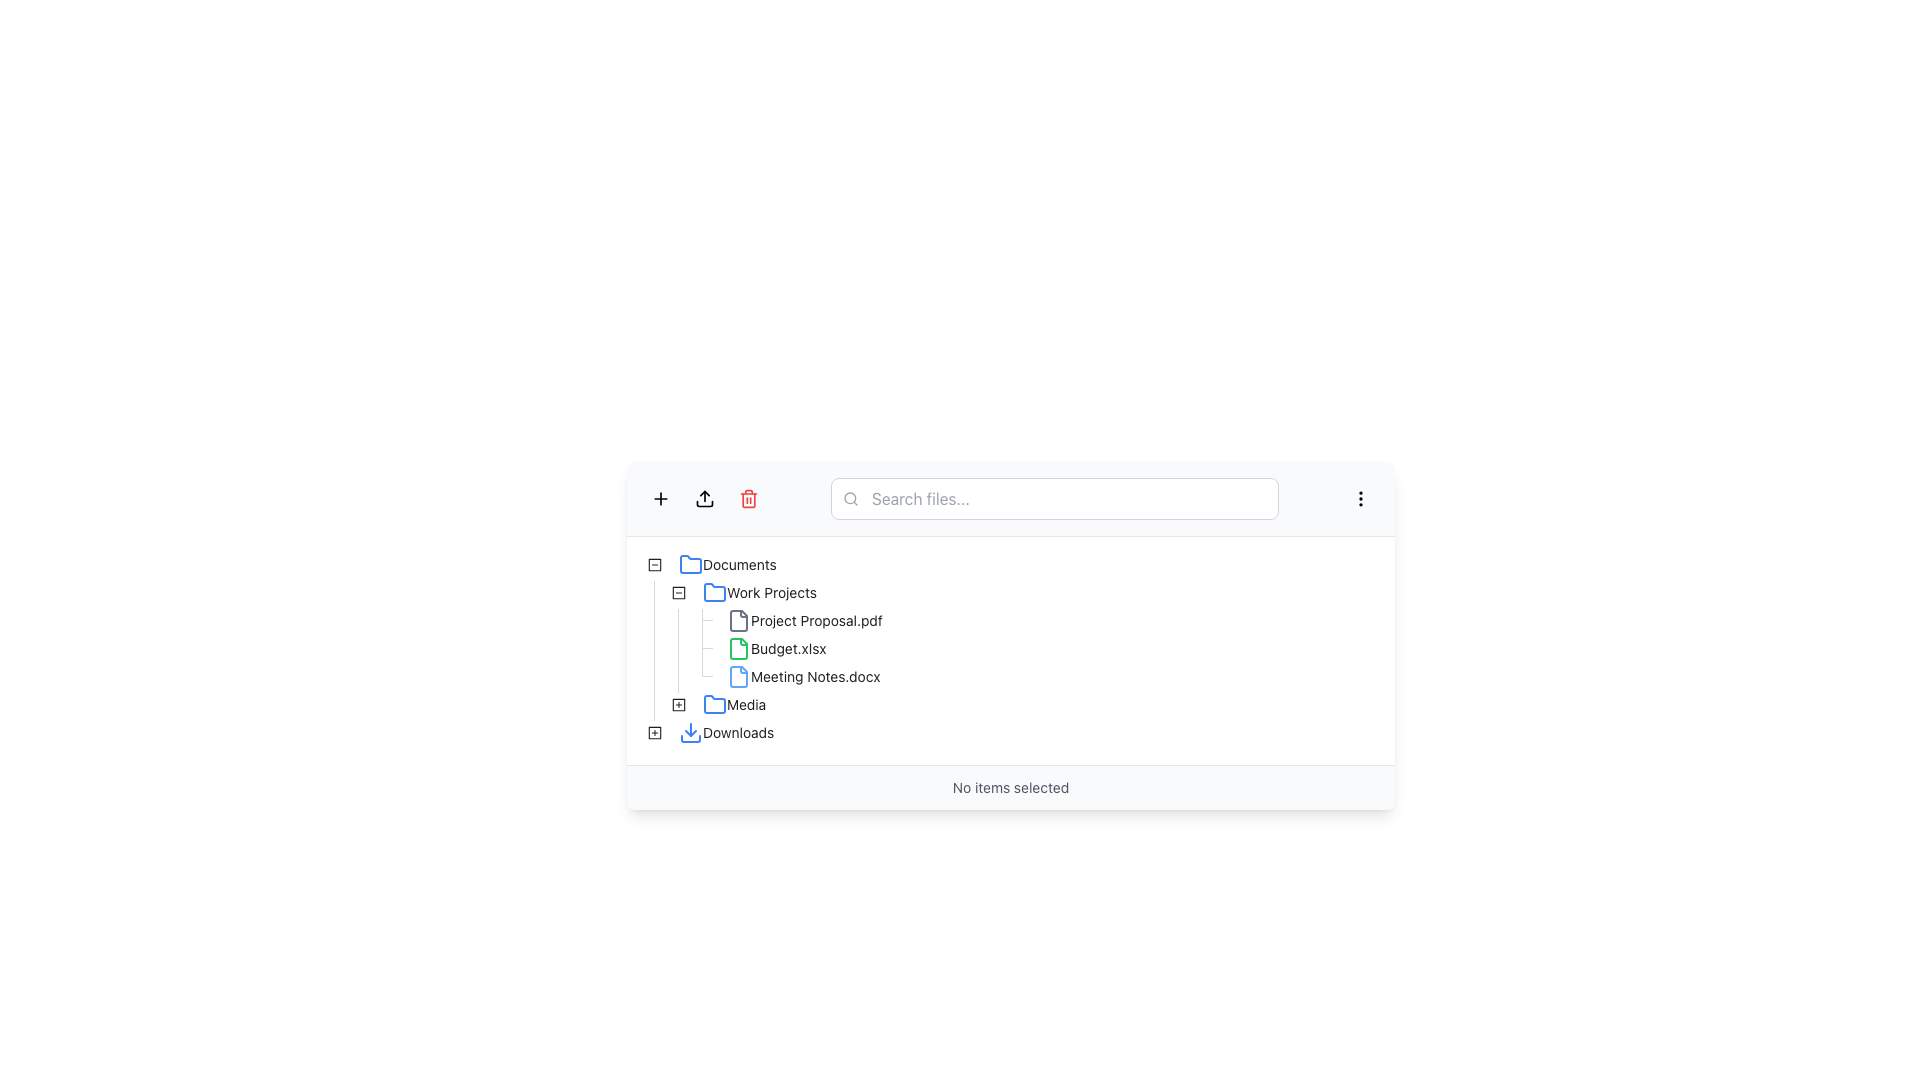  What do you see at coordinates (725, 732) in the screenshot?
I see `to select the 'Downloads' folder item located in the left-hand file directory panel under the 'Media' folder` at bounding box center [725, 732].